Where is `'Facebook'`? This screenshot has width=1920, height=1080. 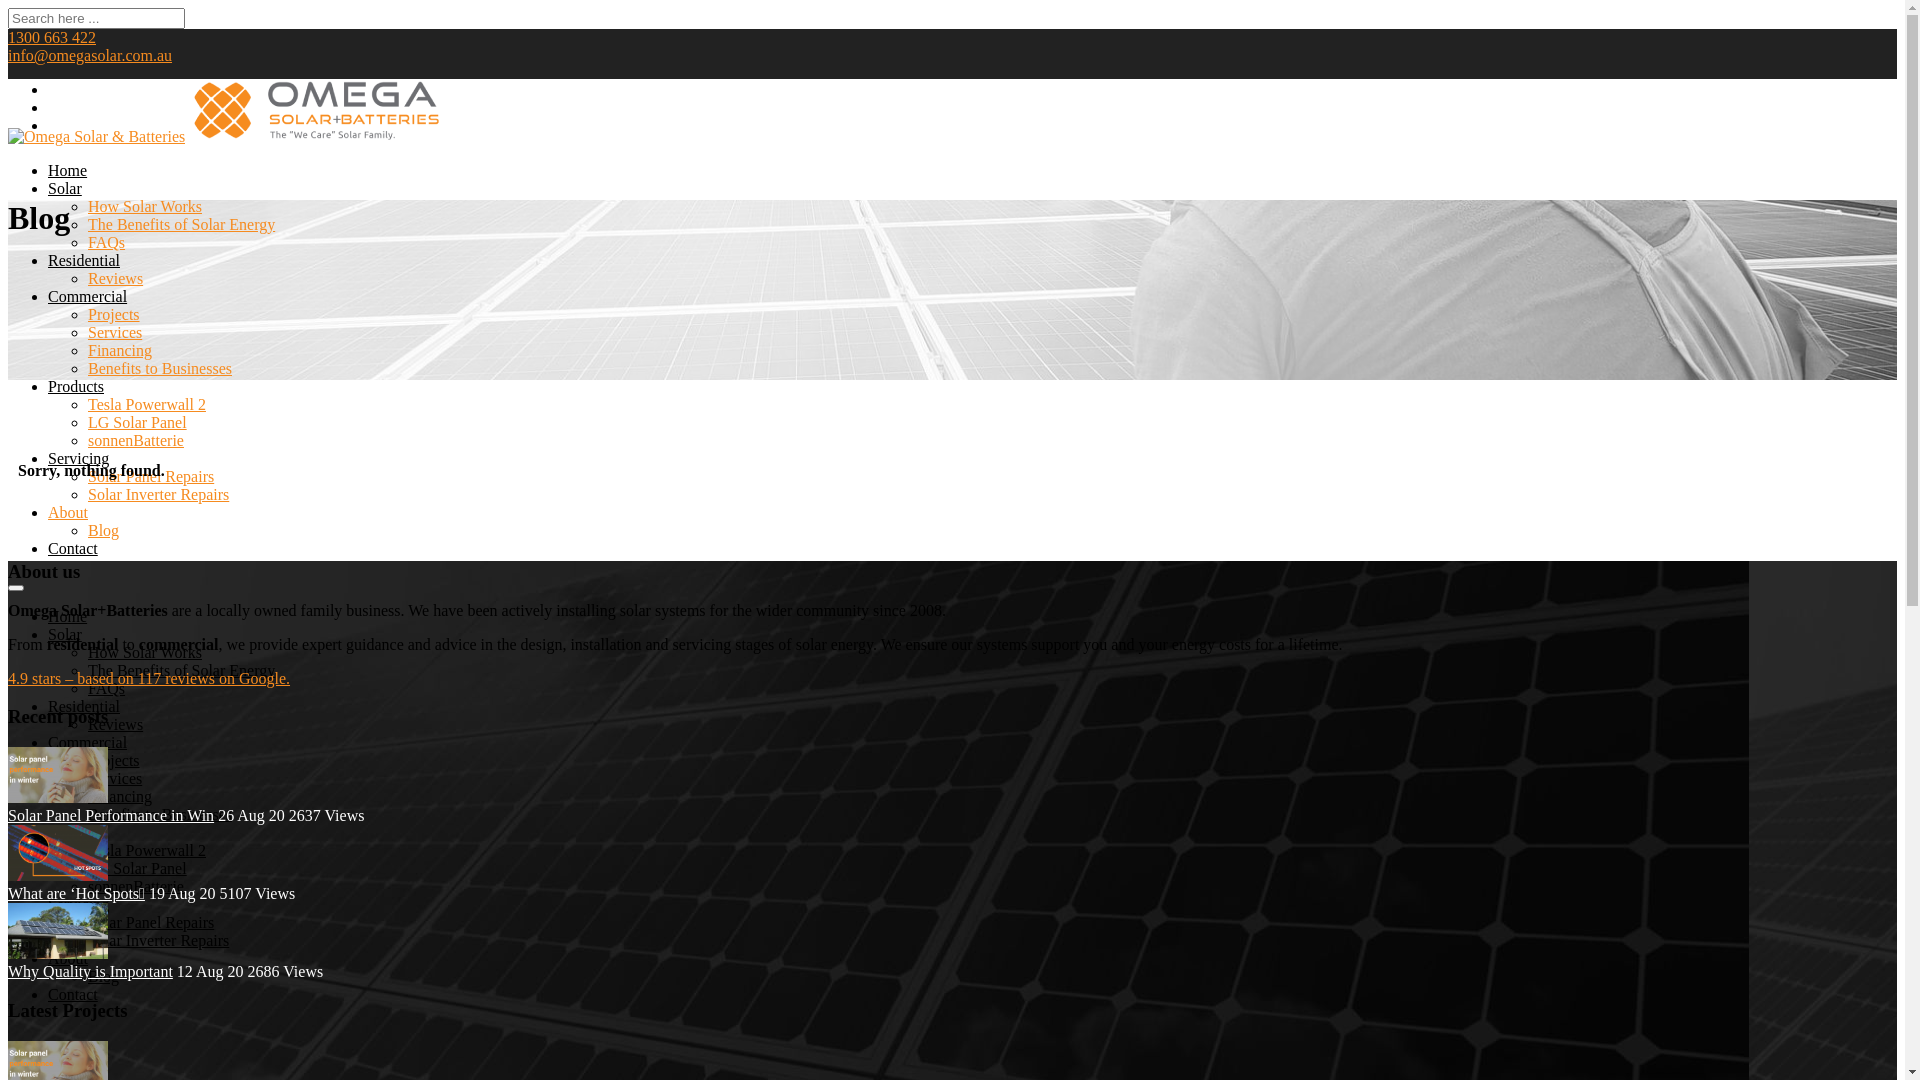 'Facebook' is located at coordinates (56, 88).